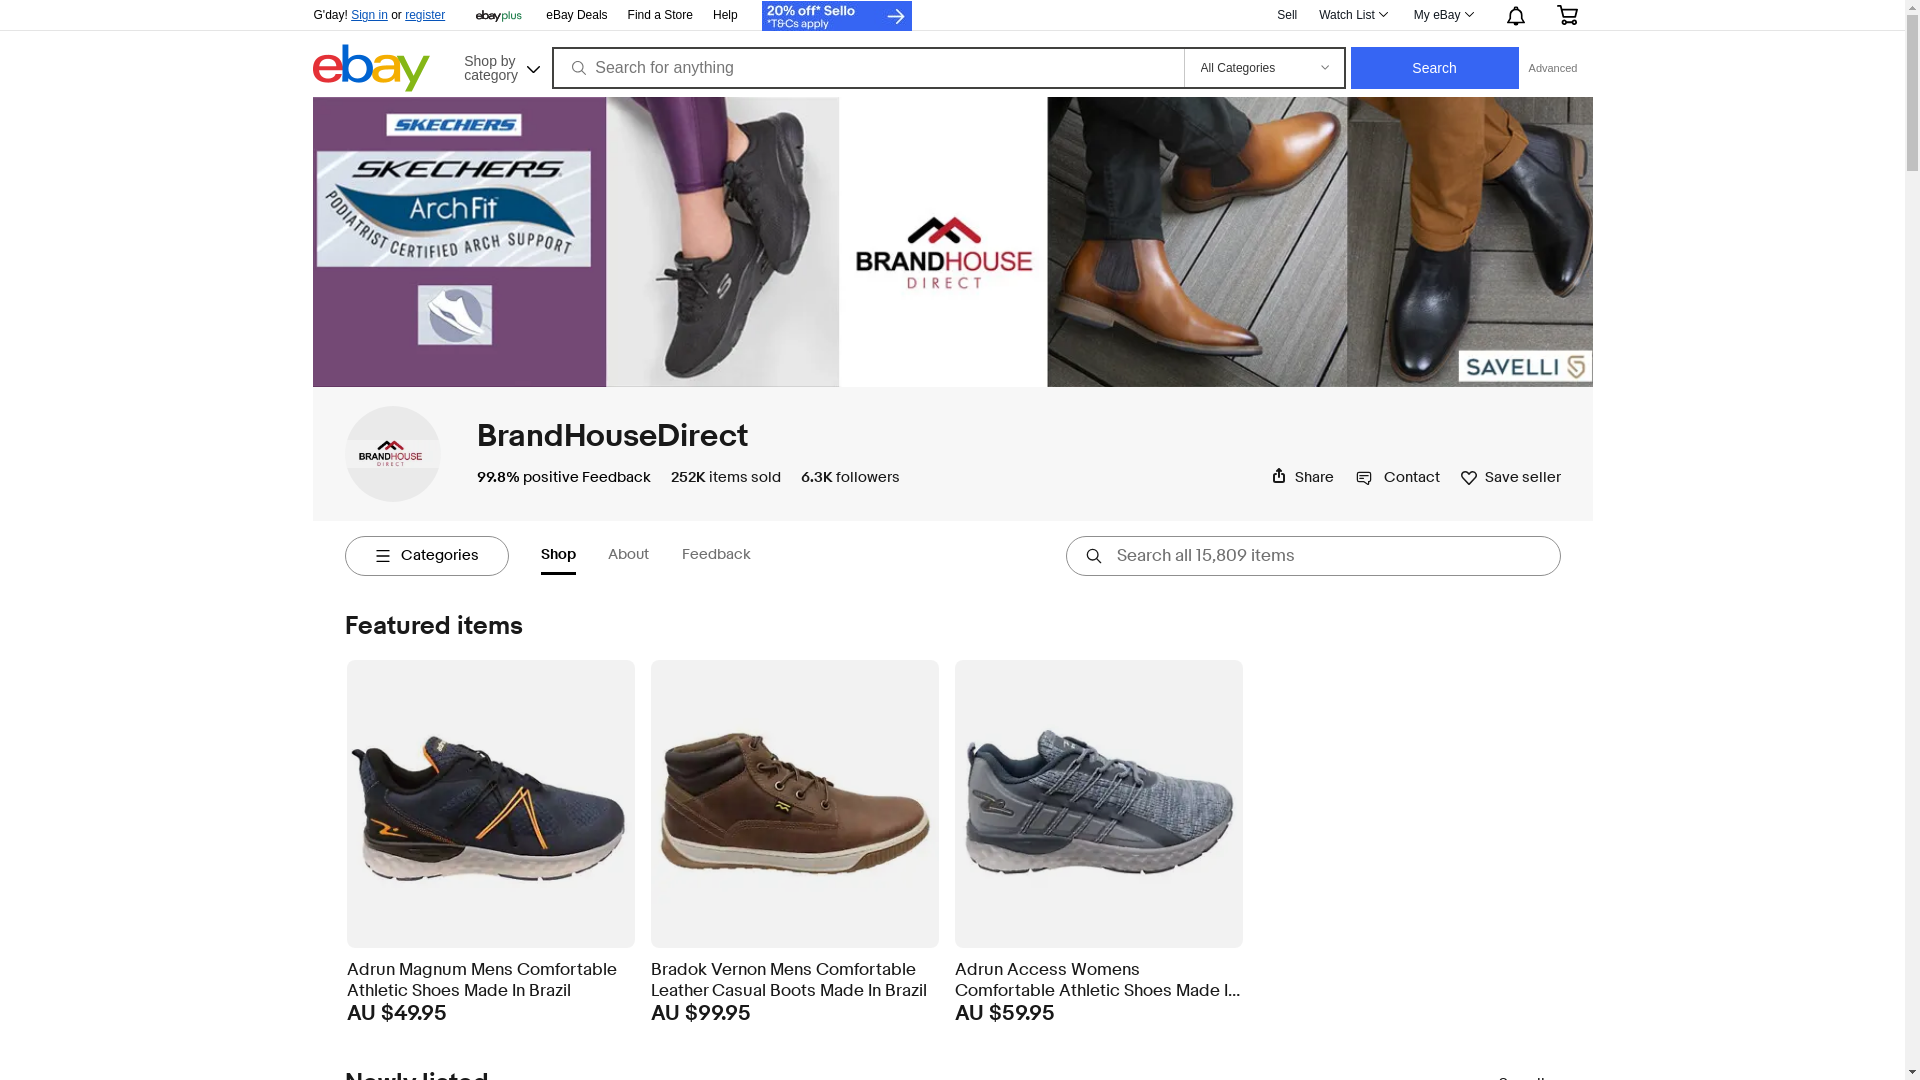 The width and height of the screenshot is (1920, 1080). Describe the element at coordinates (1434, 67) in the screenshot. I see `'Search'` at that location.